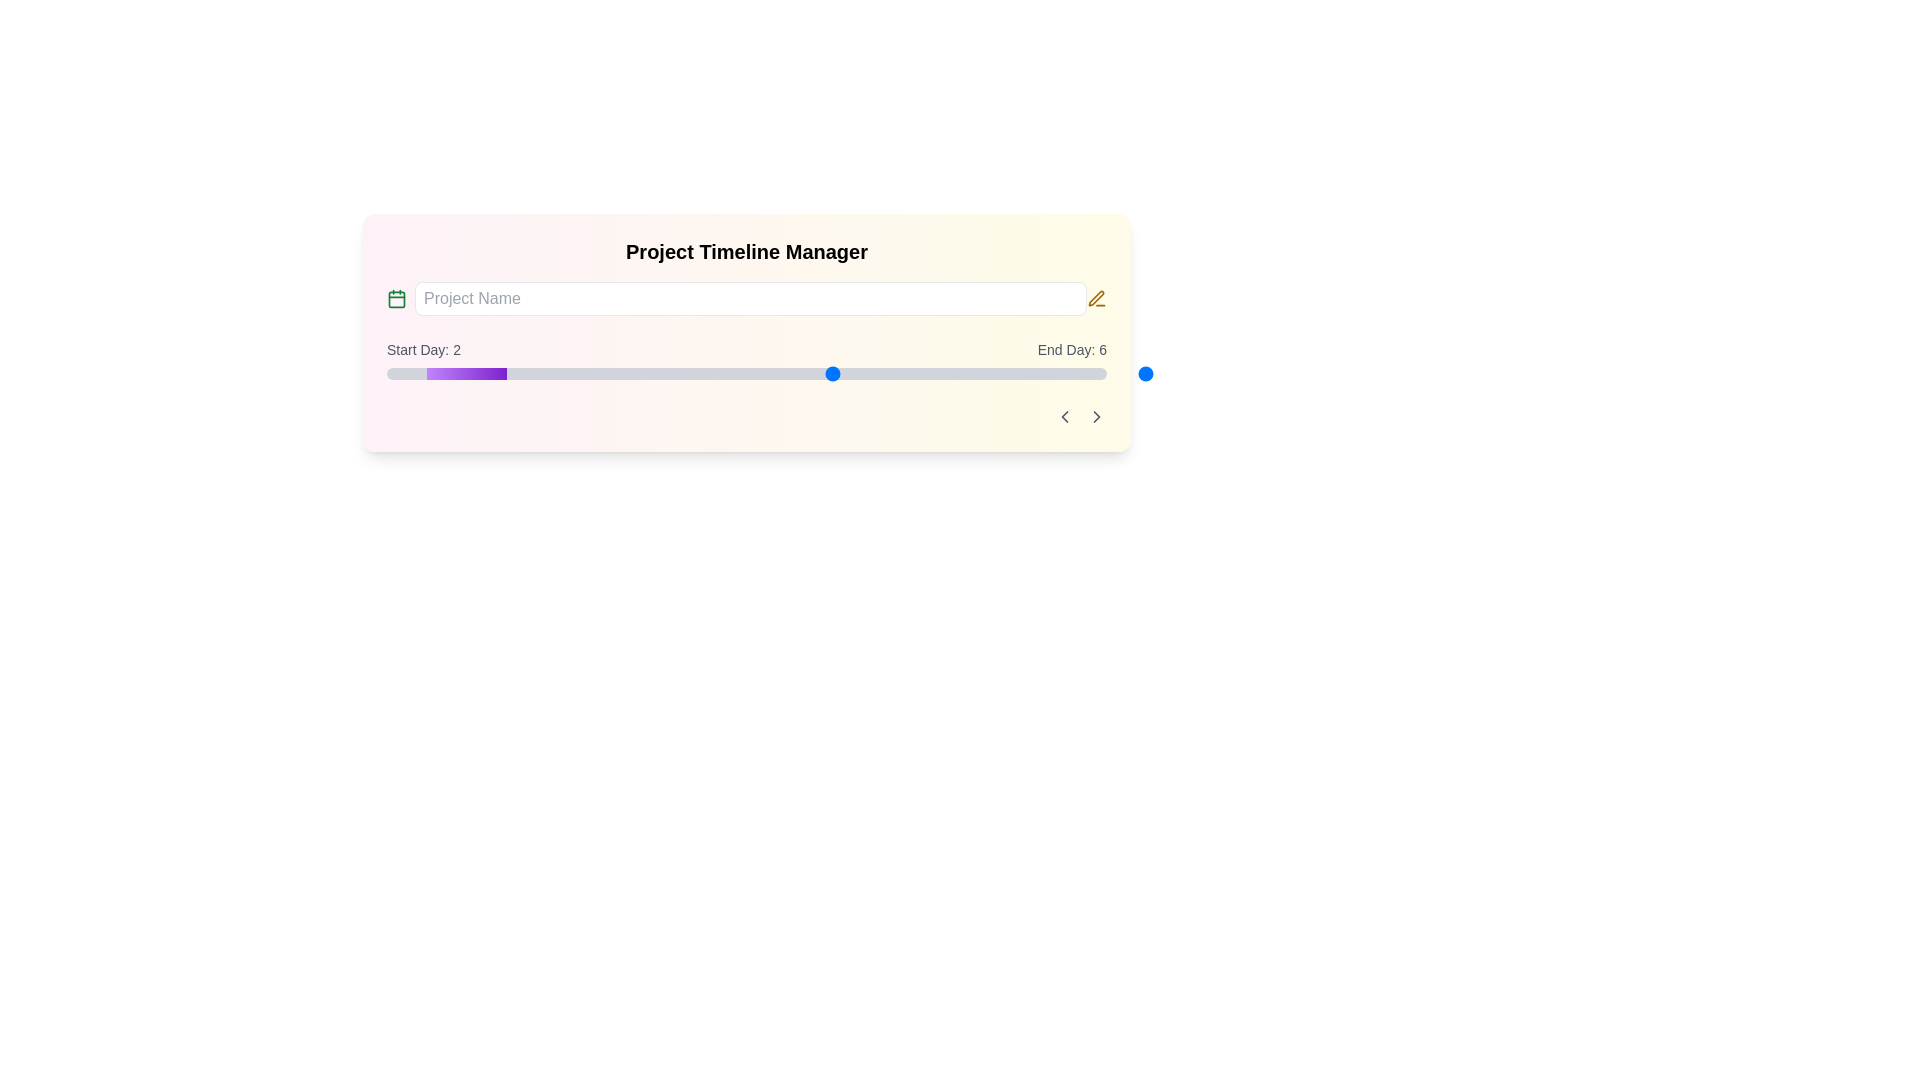 This screenshot has width=1920, height=1080. I want to click on the progress bar's indication located between the text 'Start Day: 2' and 'End Day: 6' under the 'Project Timeline Manager' heading, so click(746, 358).